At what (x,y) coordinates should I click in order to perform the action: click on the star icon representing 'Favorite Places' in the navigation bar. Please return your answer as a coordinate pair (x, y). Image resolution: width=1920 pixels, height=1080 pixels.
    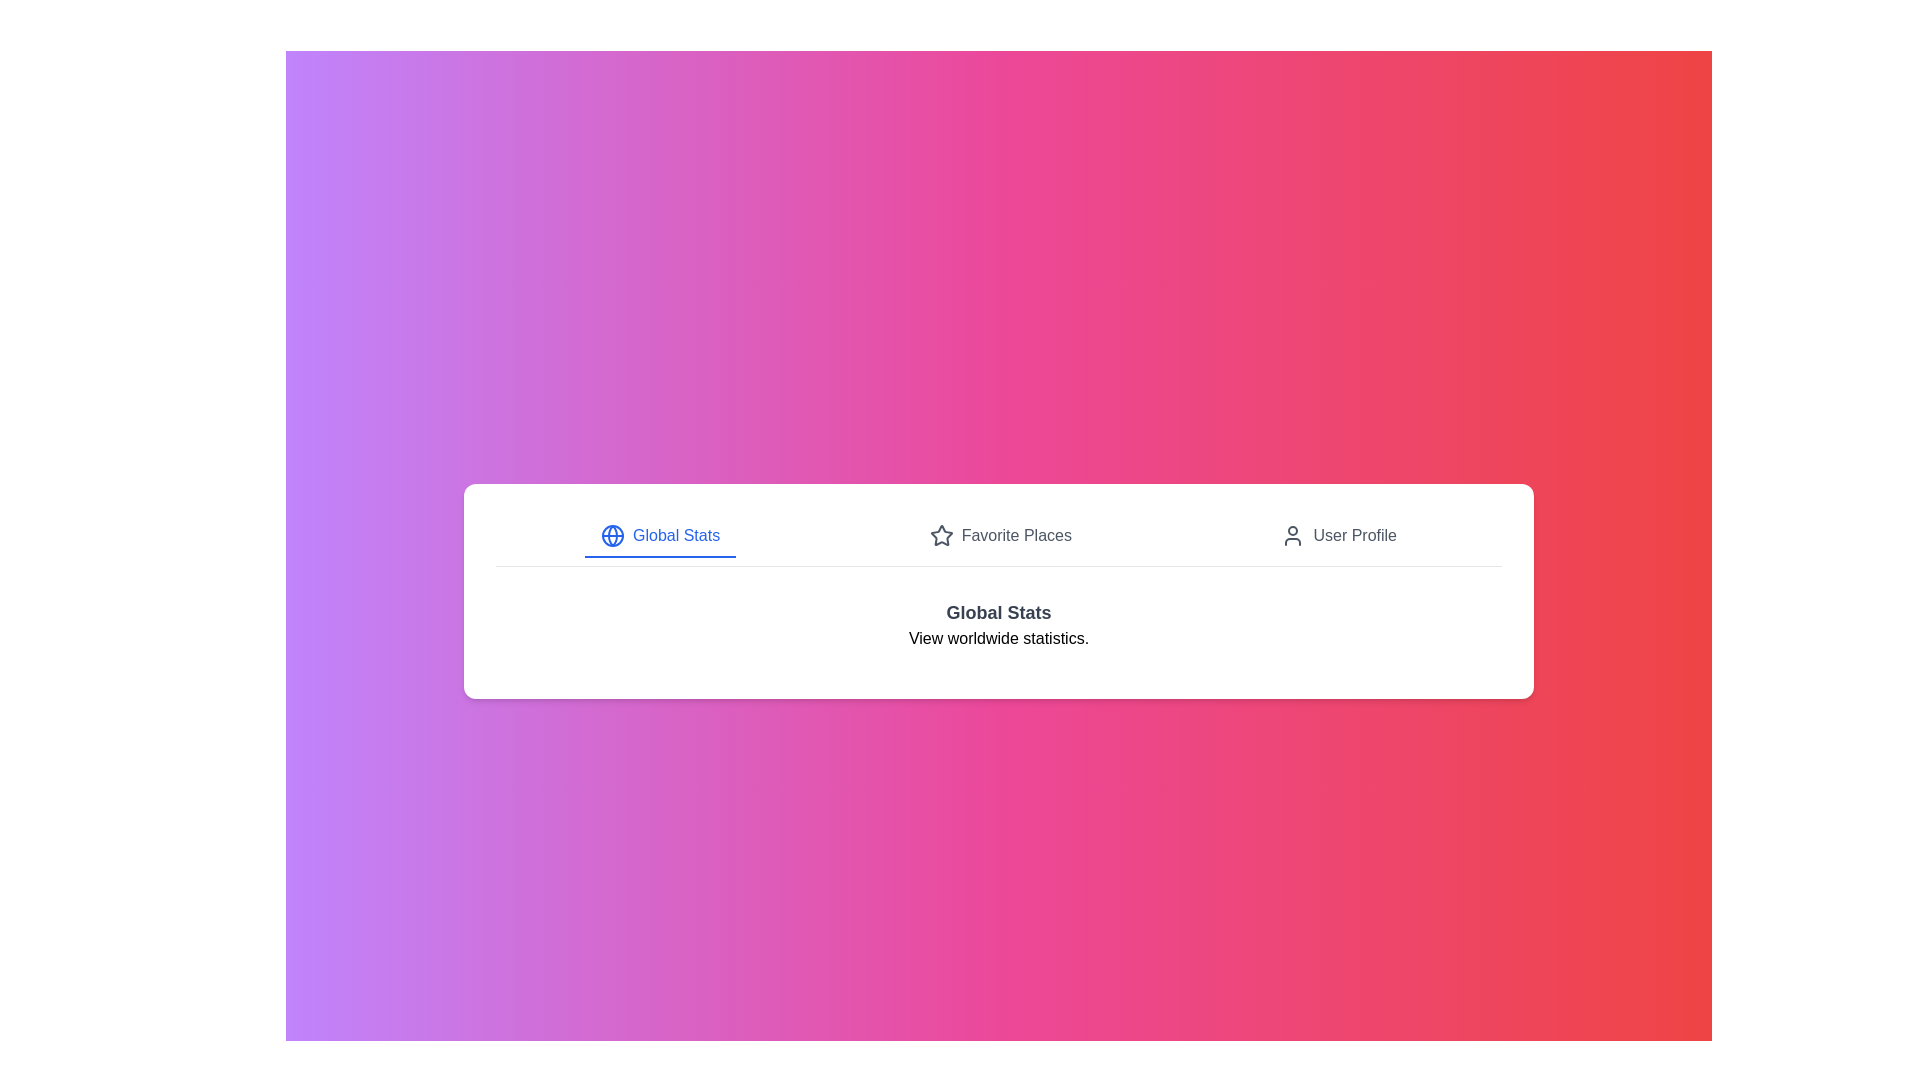
    Looking at the image, I should click on (940, 534).